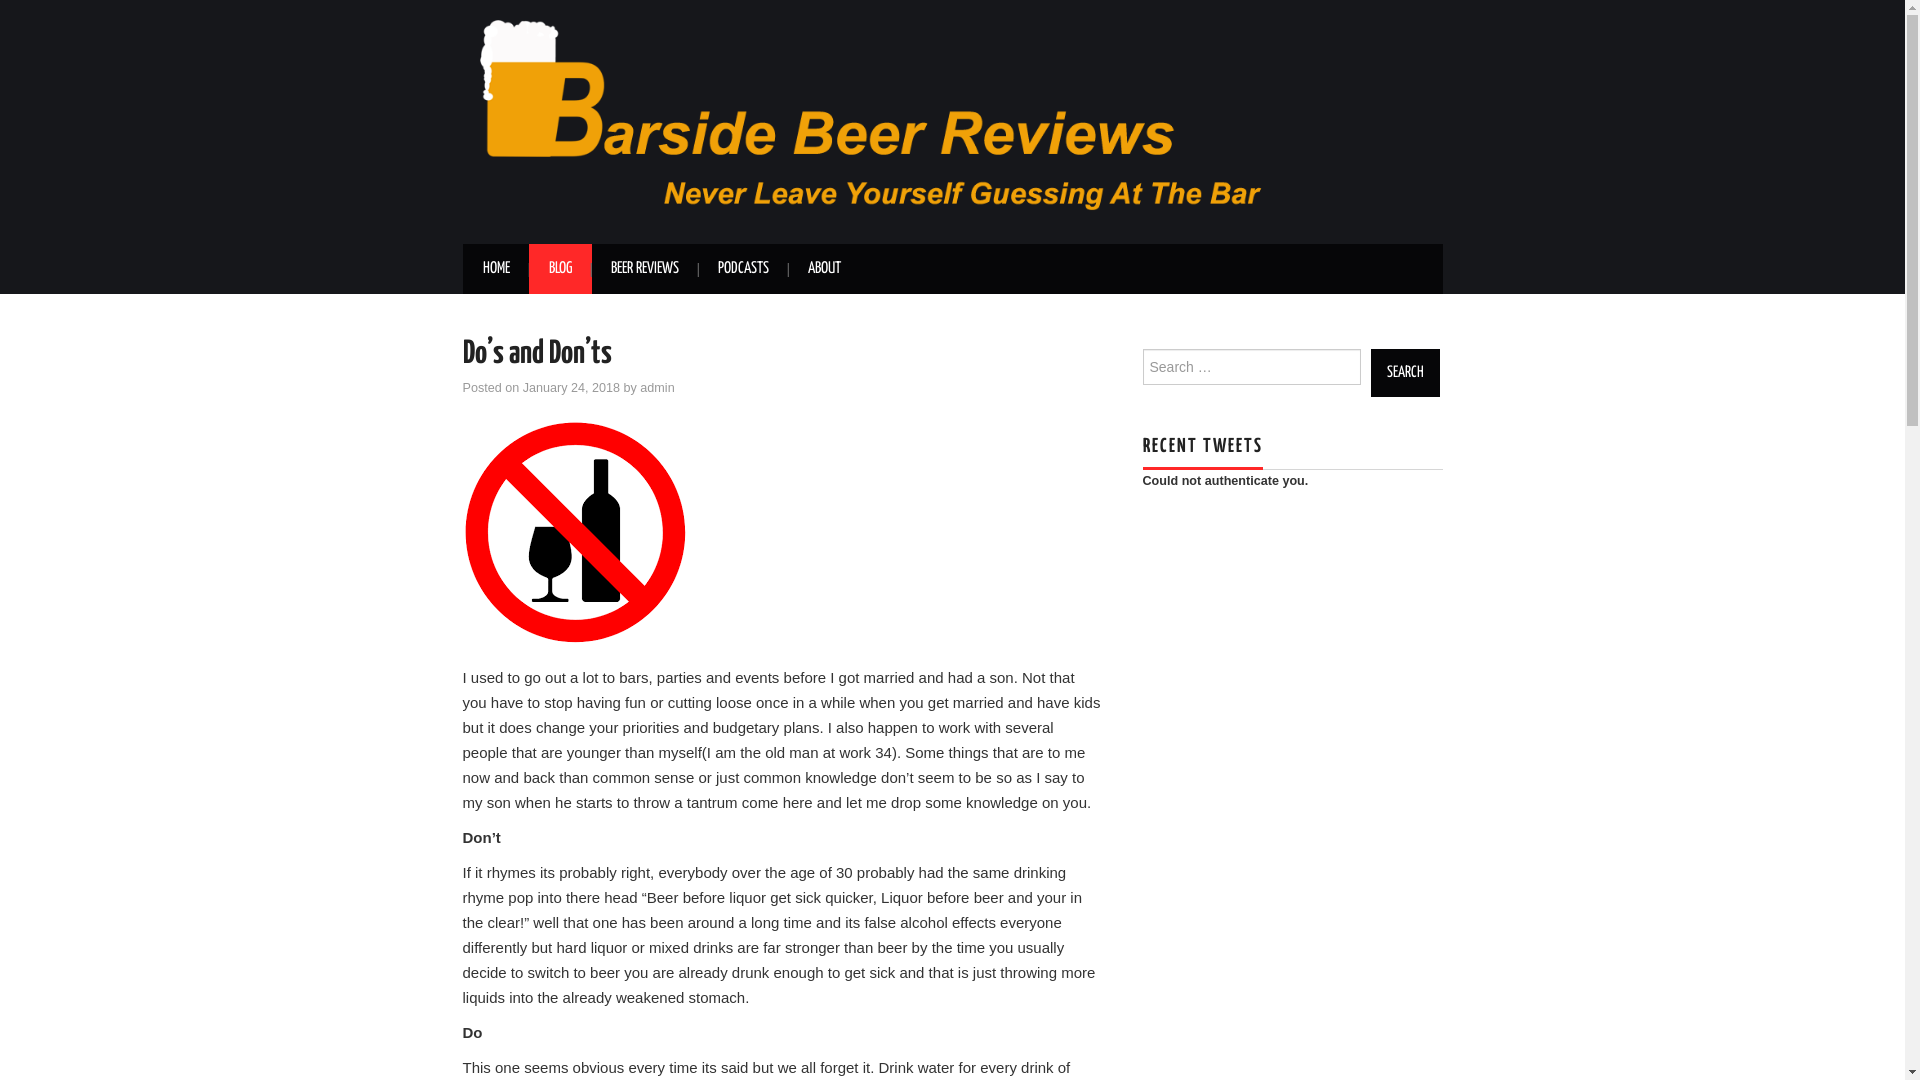 The width and height of the screenshot is (1920, 1080). What do you see at coordinates (786, 268) in the screenshot?
I see `'ABOUT'` at bounding box center [786, 268].